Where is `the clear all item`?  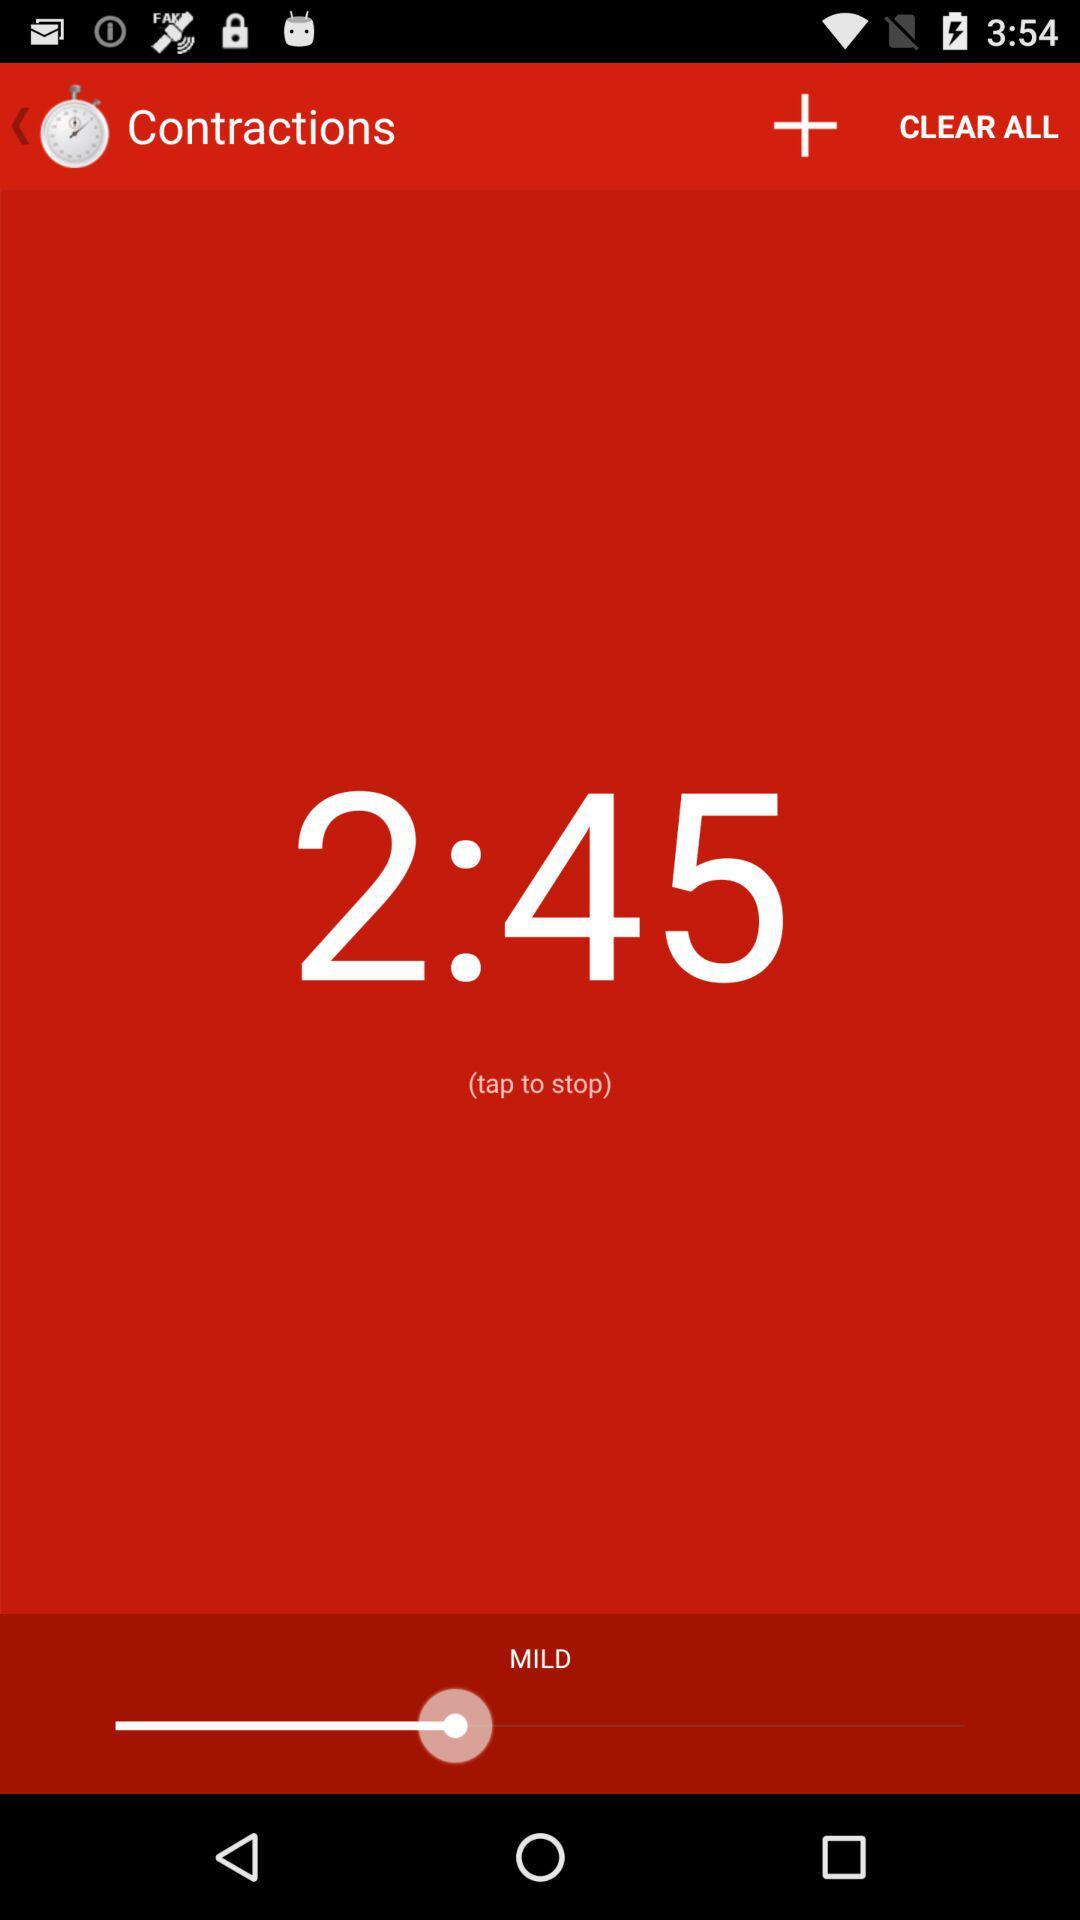
the clear all item is located at coordinates (978, 124).